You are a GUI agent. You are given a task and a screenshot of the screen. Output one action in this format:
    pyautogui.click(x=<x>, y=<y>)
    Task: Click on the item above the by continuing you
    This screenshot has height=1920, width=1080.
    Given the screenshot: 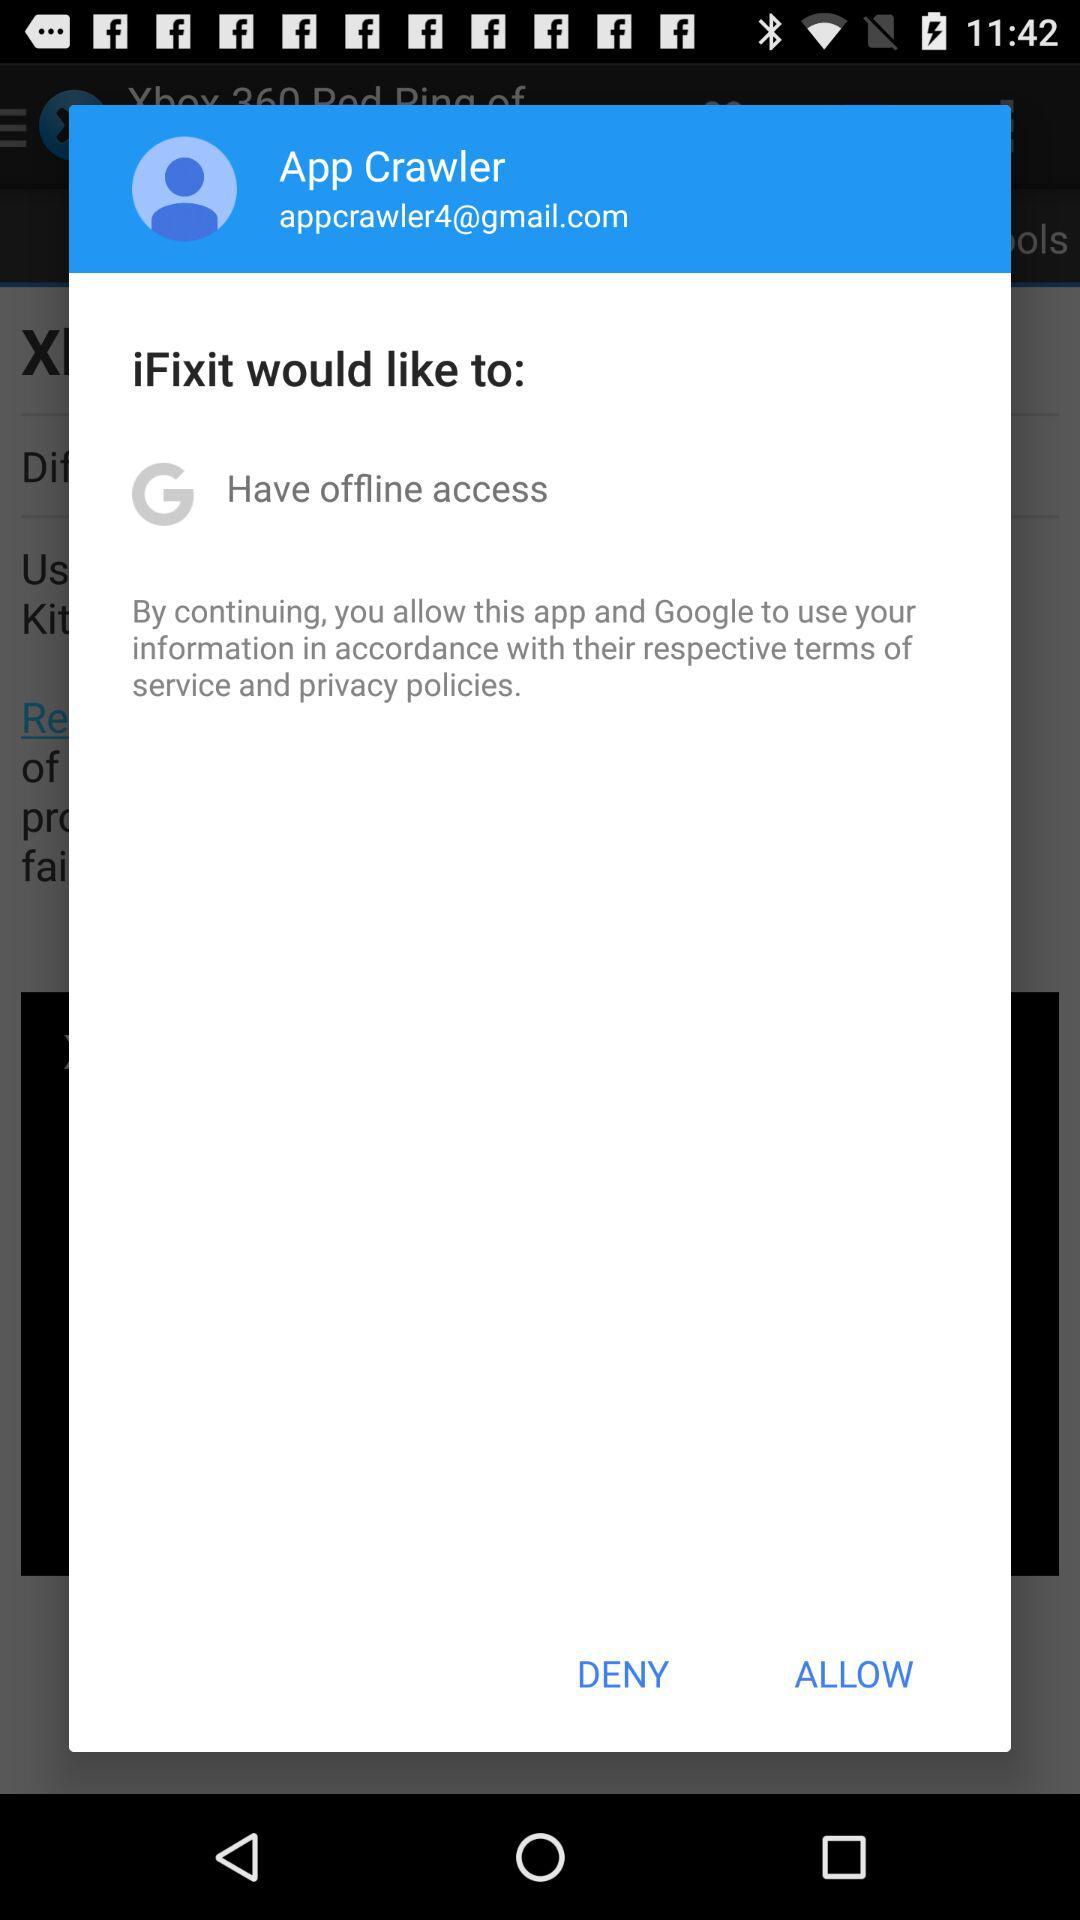 What is the action you would take?
    pyautogui.click(x=387, y=487)
    